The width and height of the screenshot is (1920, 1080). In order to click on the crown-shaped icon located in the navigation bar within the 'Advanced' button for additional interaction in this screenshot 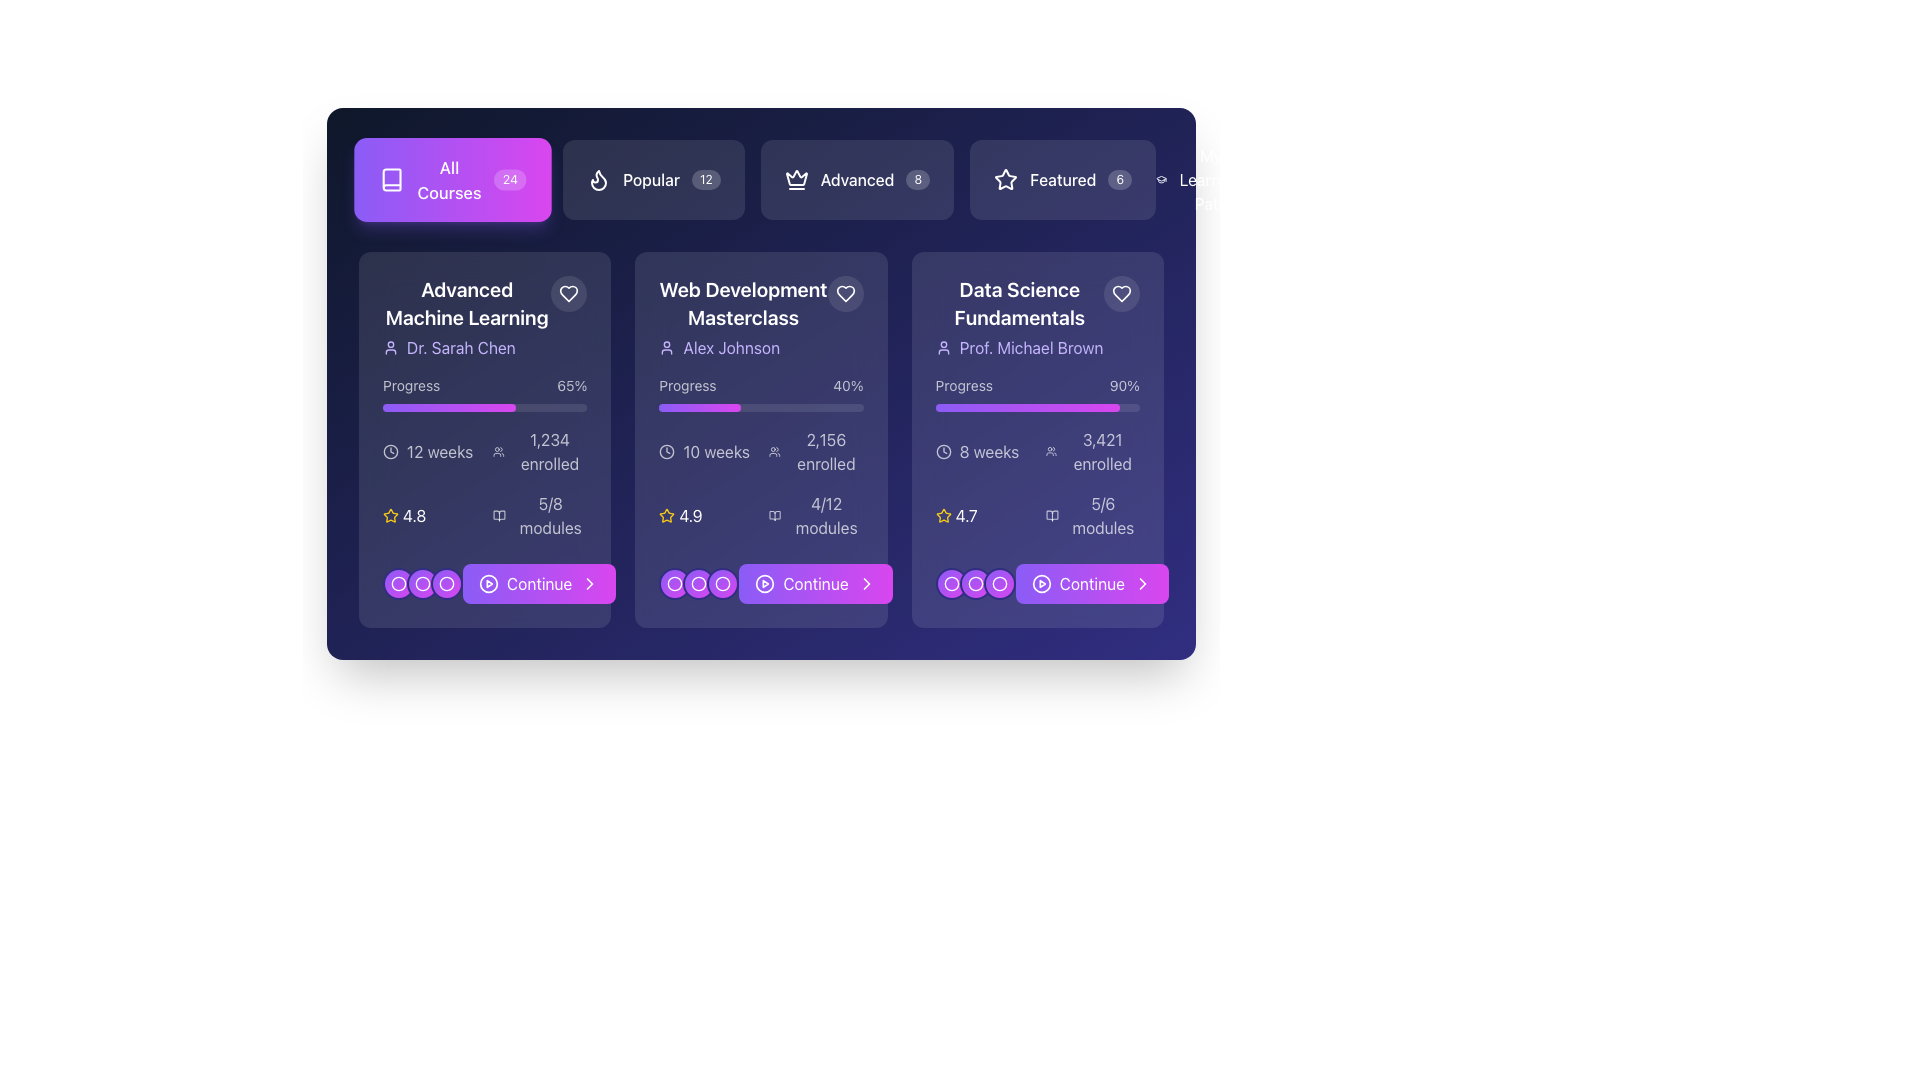, I will do `click(795, 176)`.